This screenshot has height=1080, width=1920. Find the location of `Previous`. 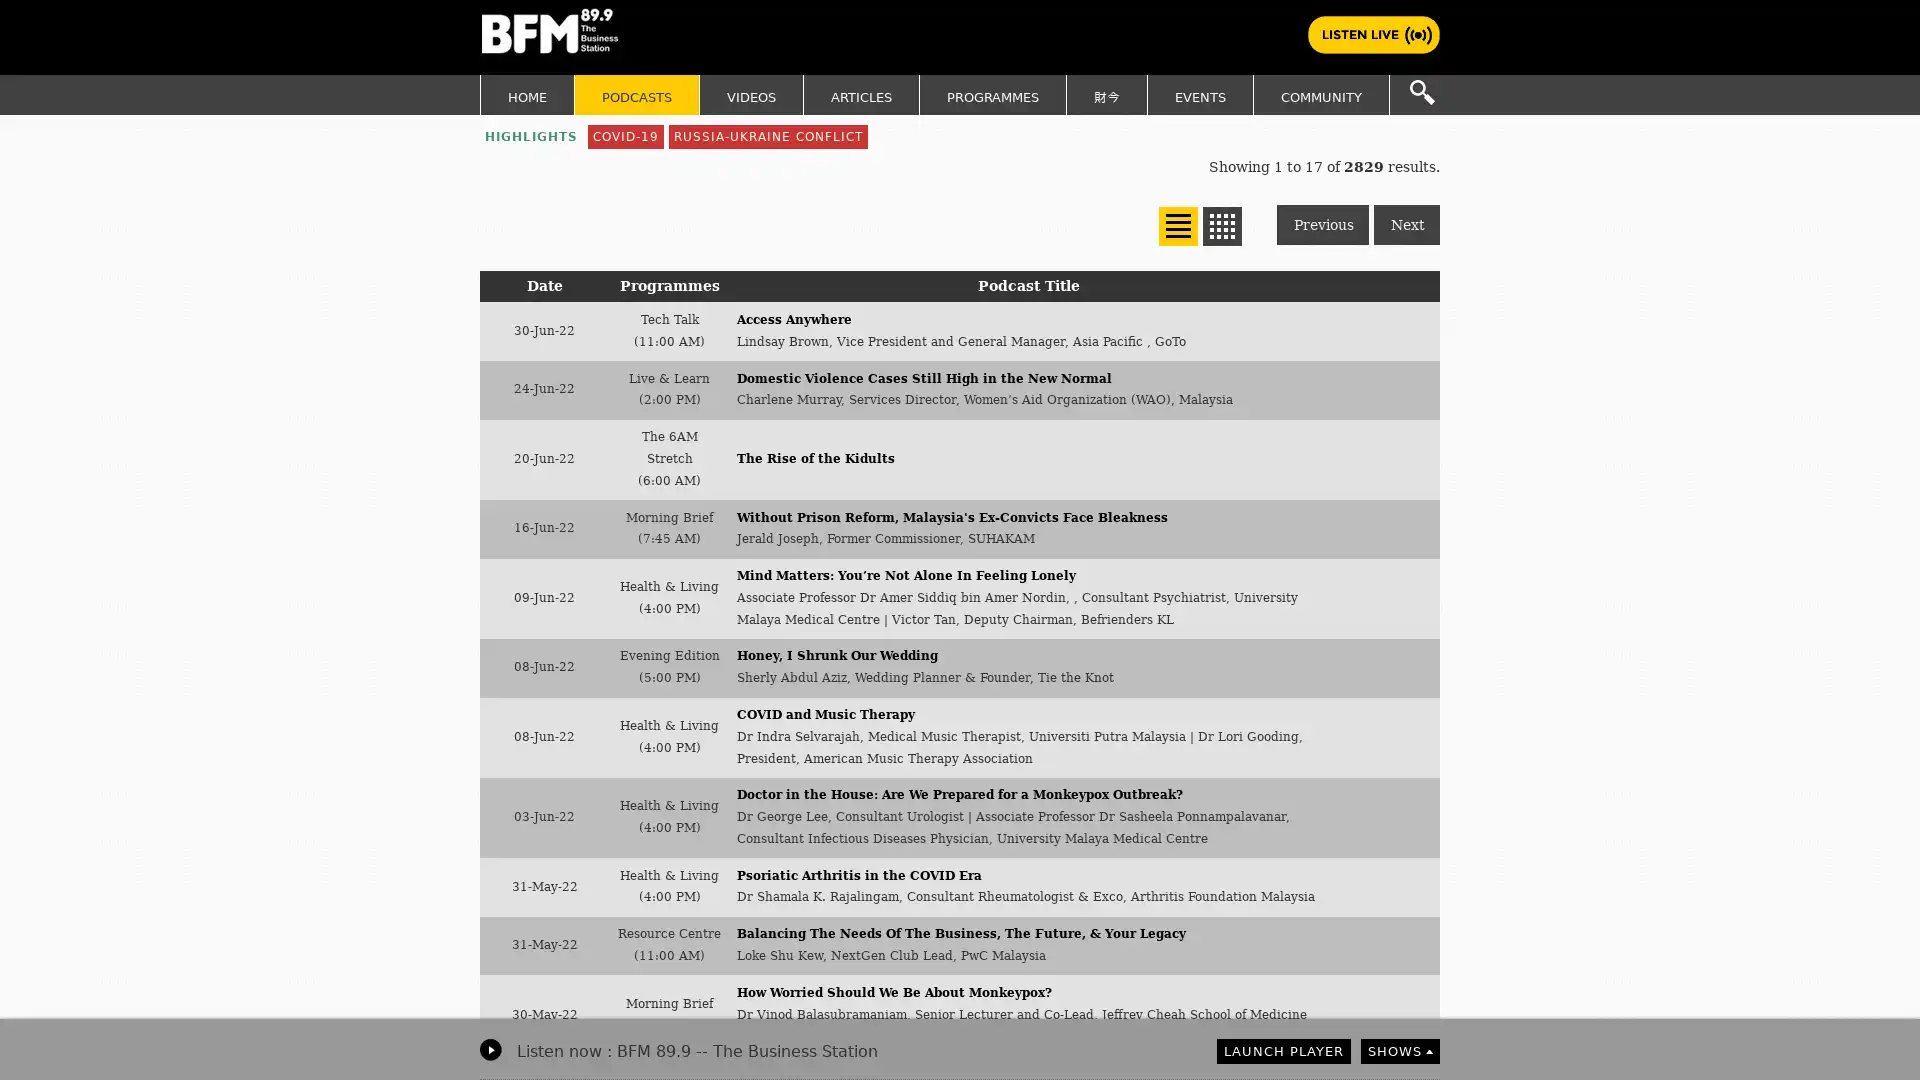

Previous is located at coordinates (1323, 224).